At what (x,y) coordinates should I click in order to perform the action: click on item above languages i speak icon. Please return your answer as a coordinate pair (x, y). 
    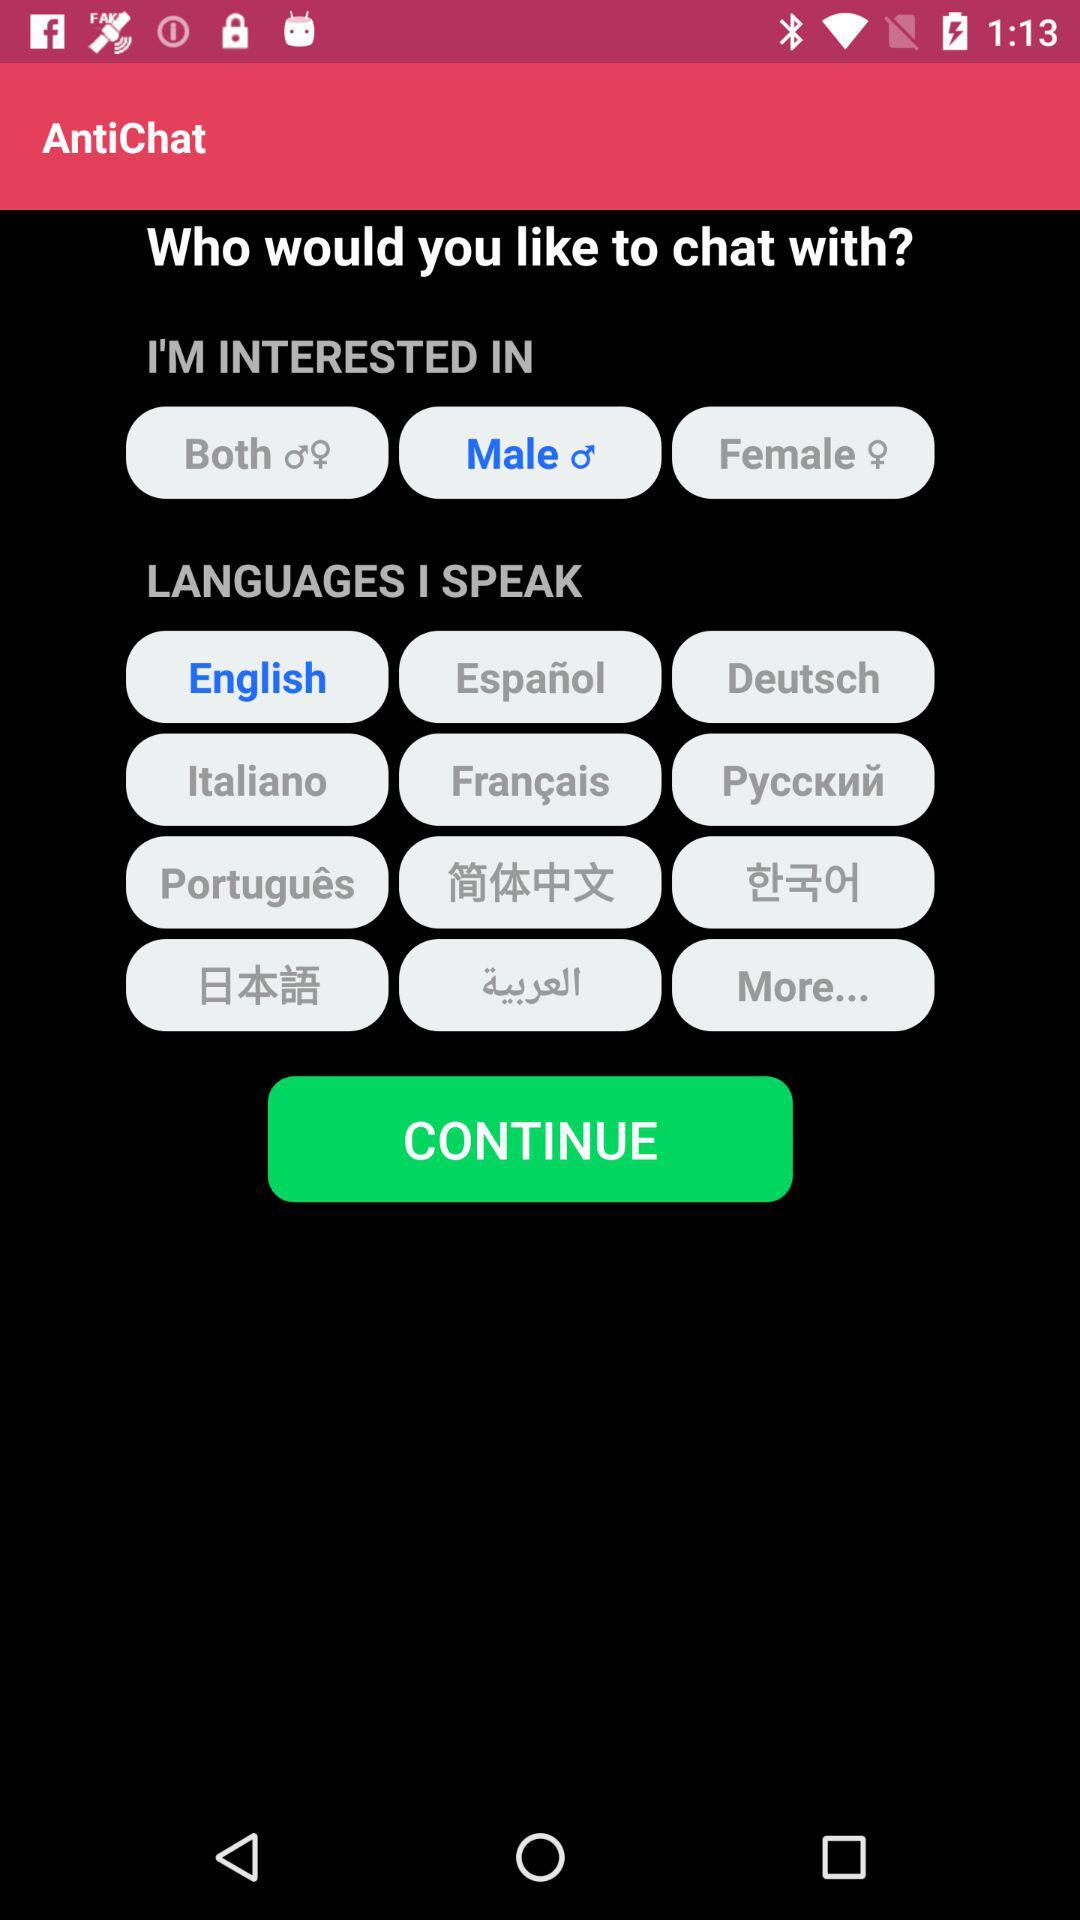
    Looking at the image, I should click on (529, 451).